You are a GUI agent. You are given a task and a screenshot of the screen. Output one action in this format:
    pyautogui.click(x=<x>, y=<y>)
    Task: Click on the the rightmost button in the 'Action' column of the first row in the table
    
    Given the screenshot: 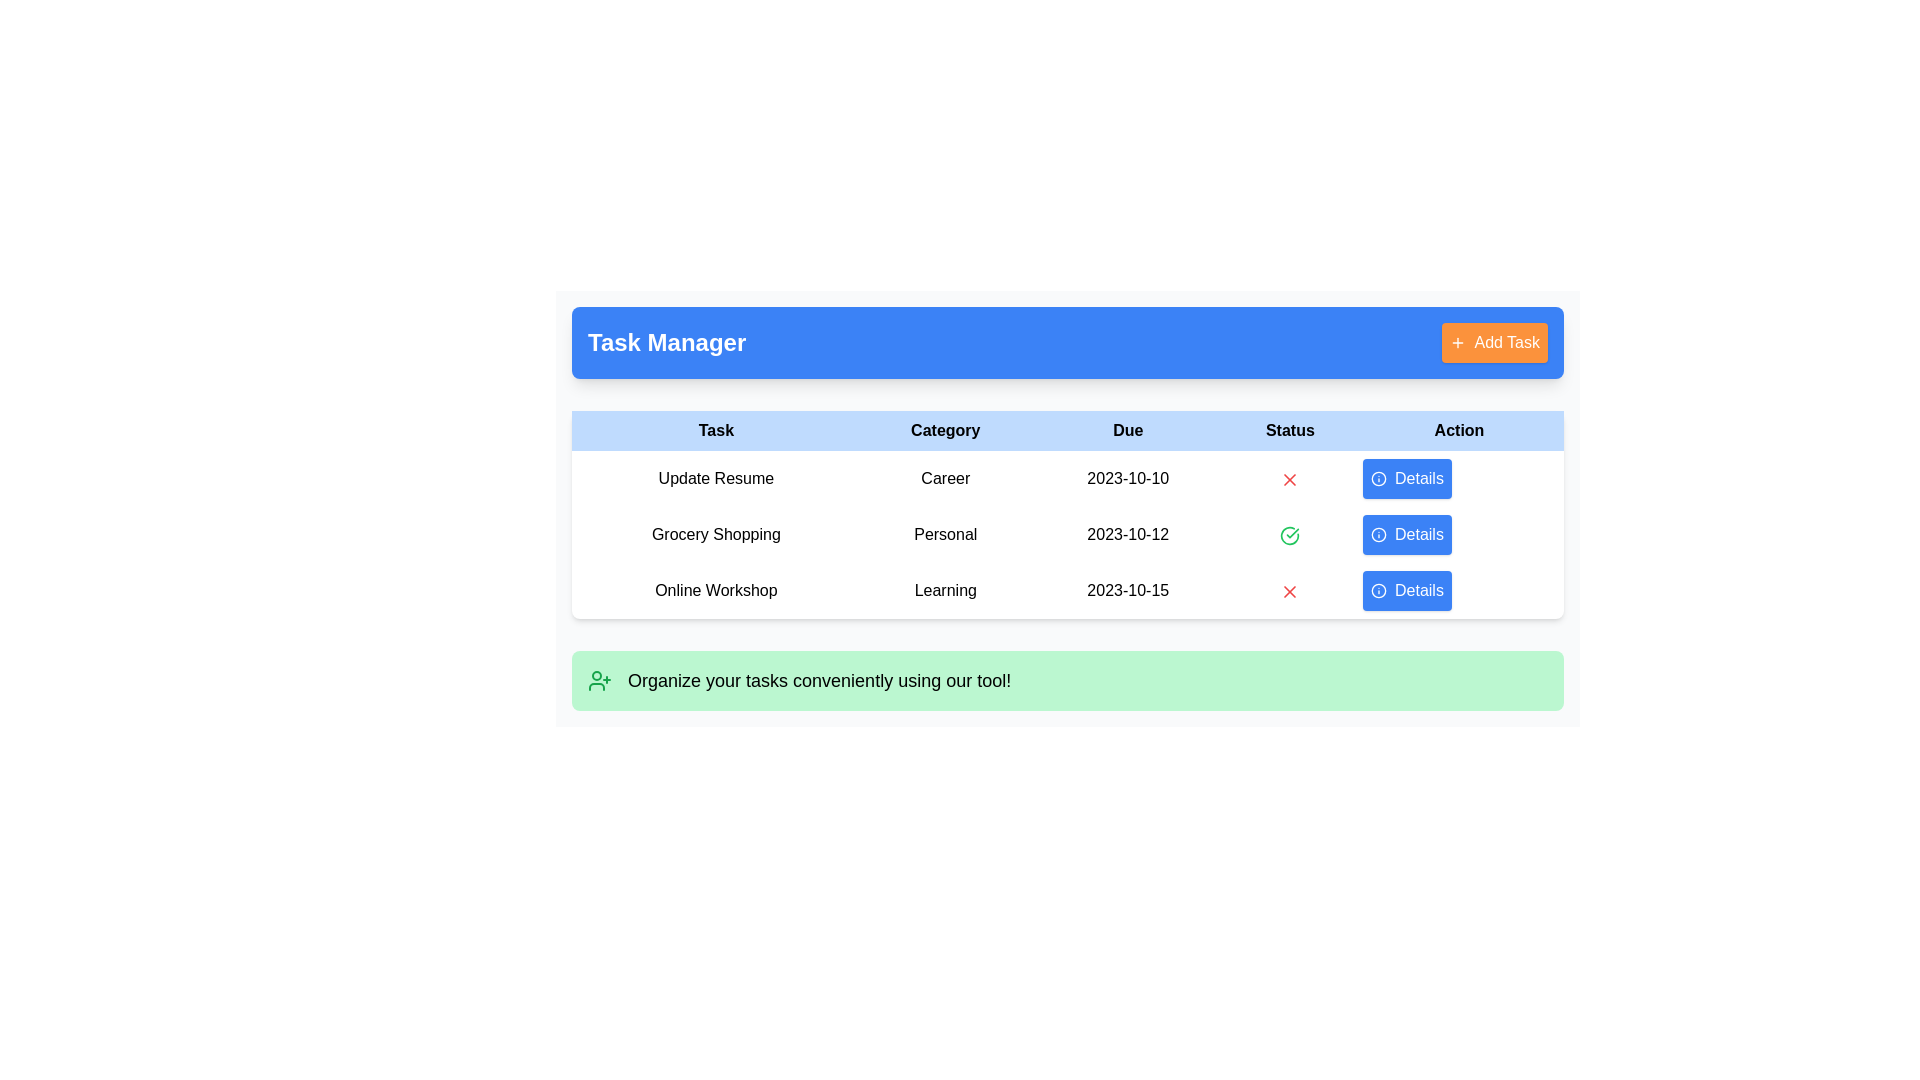 What is the action you would take?
    pyautogui.click(x=1459, y=478)
    